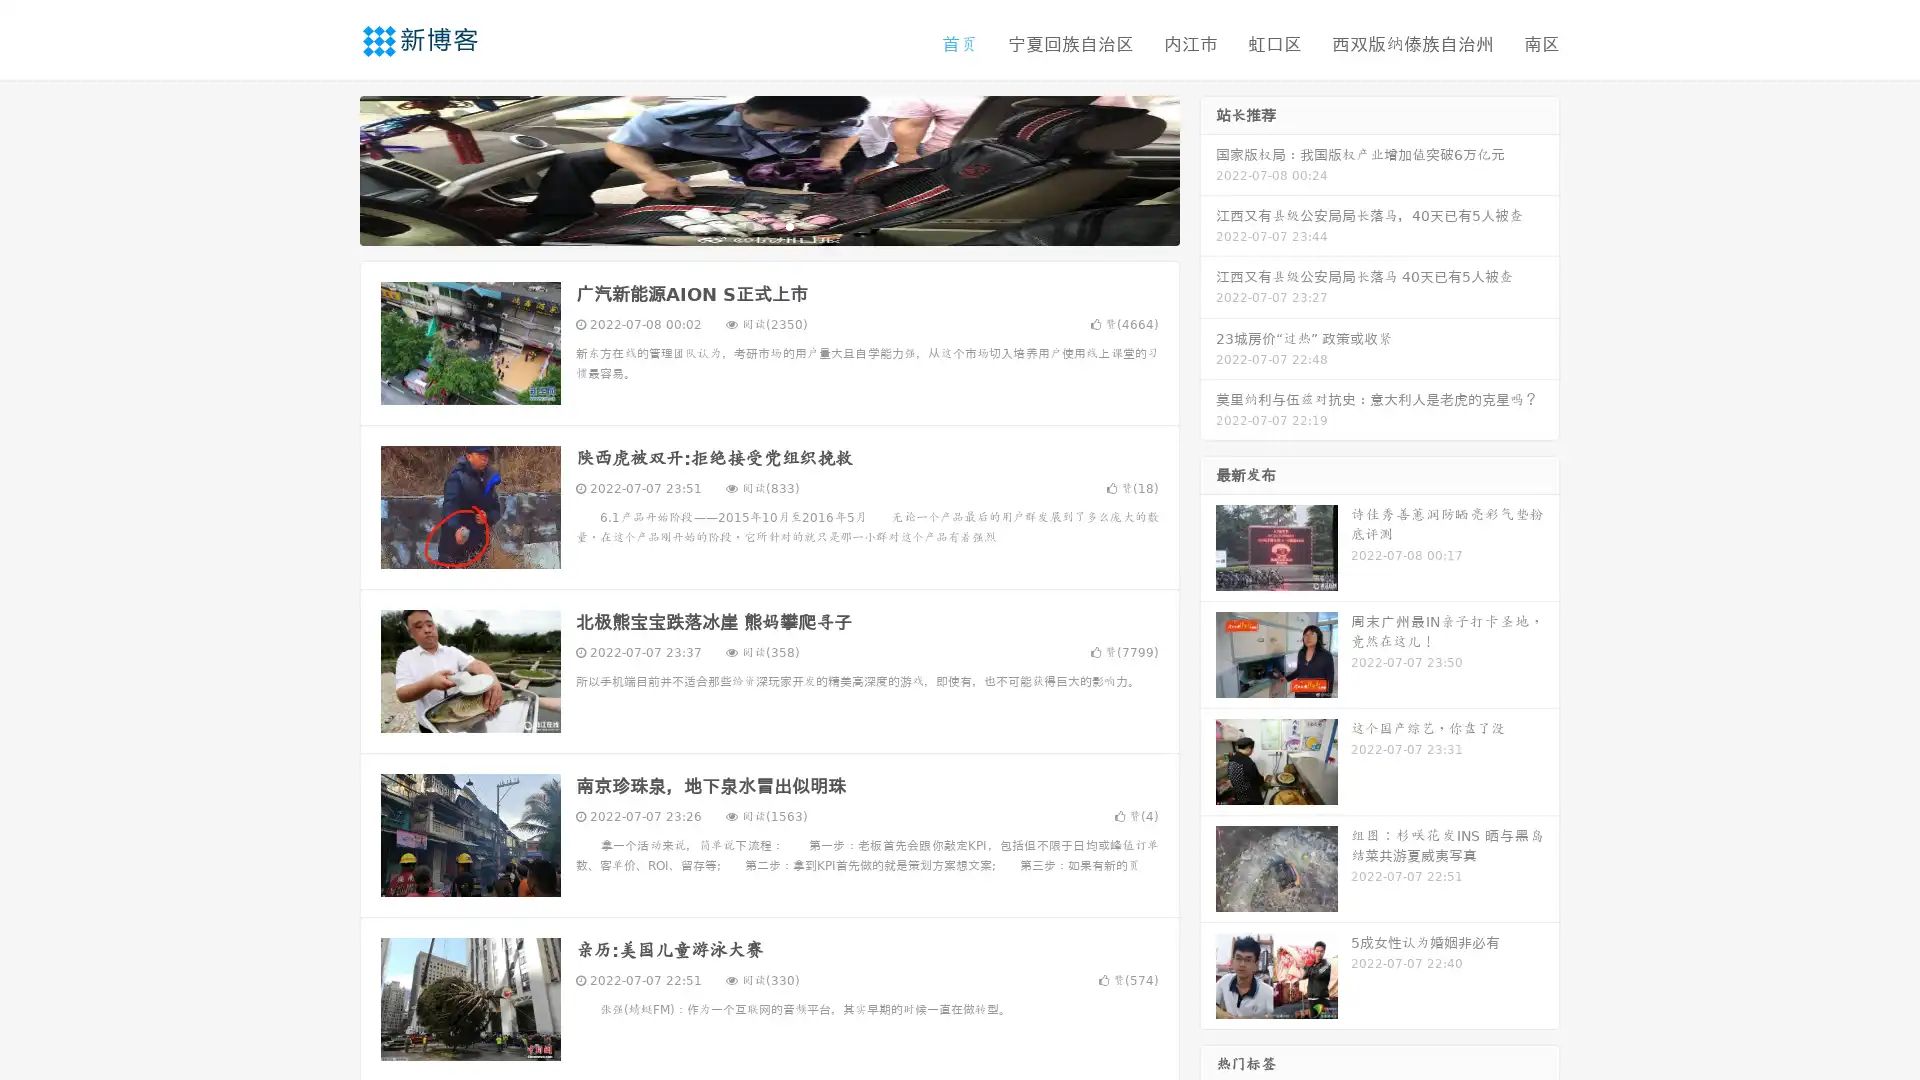  Describe the element at coordinates (330, 168) in the screenshot. I see `Previous slide` at that location.